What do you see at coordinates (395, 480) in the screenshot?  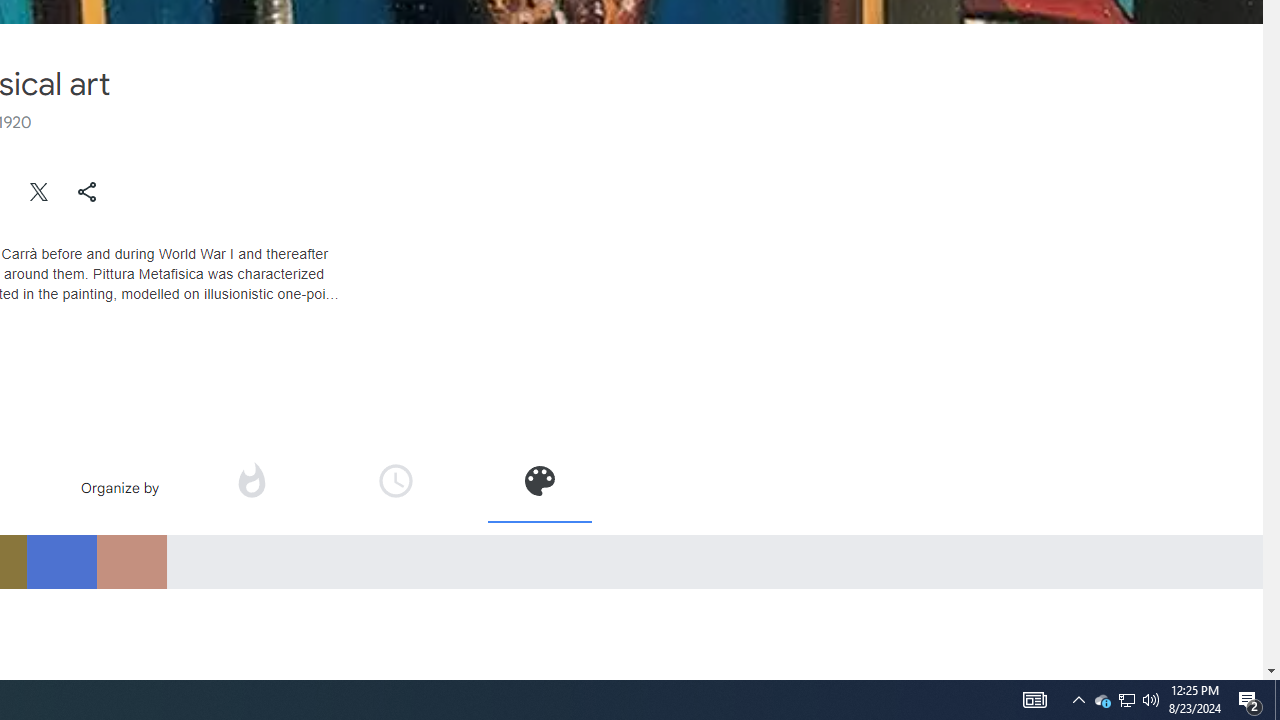 I see `'Organize by time'` at bounding box center [395, 480].